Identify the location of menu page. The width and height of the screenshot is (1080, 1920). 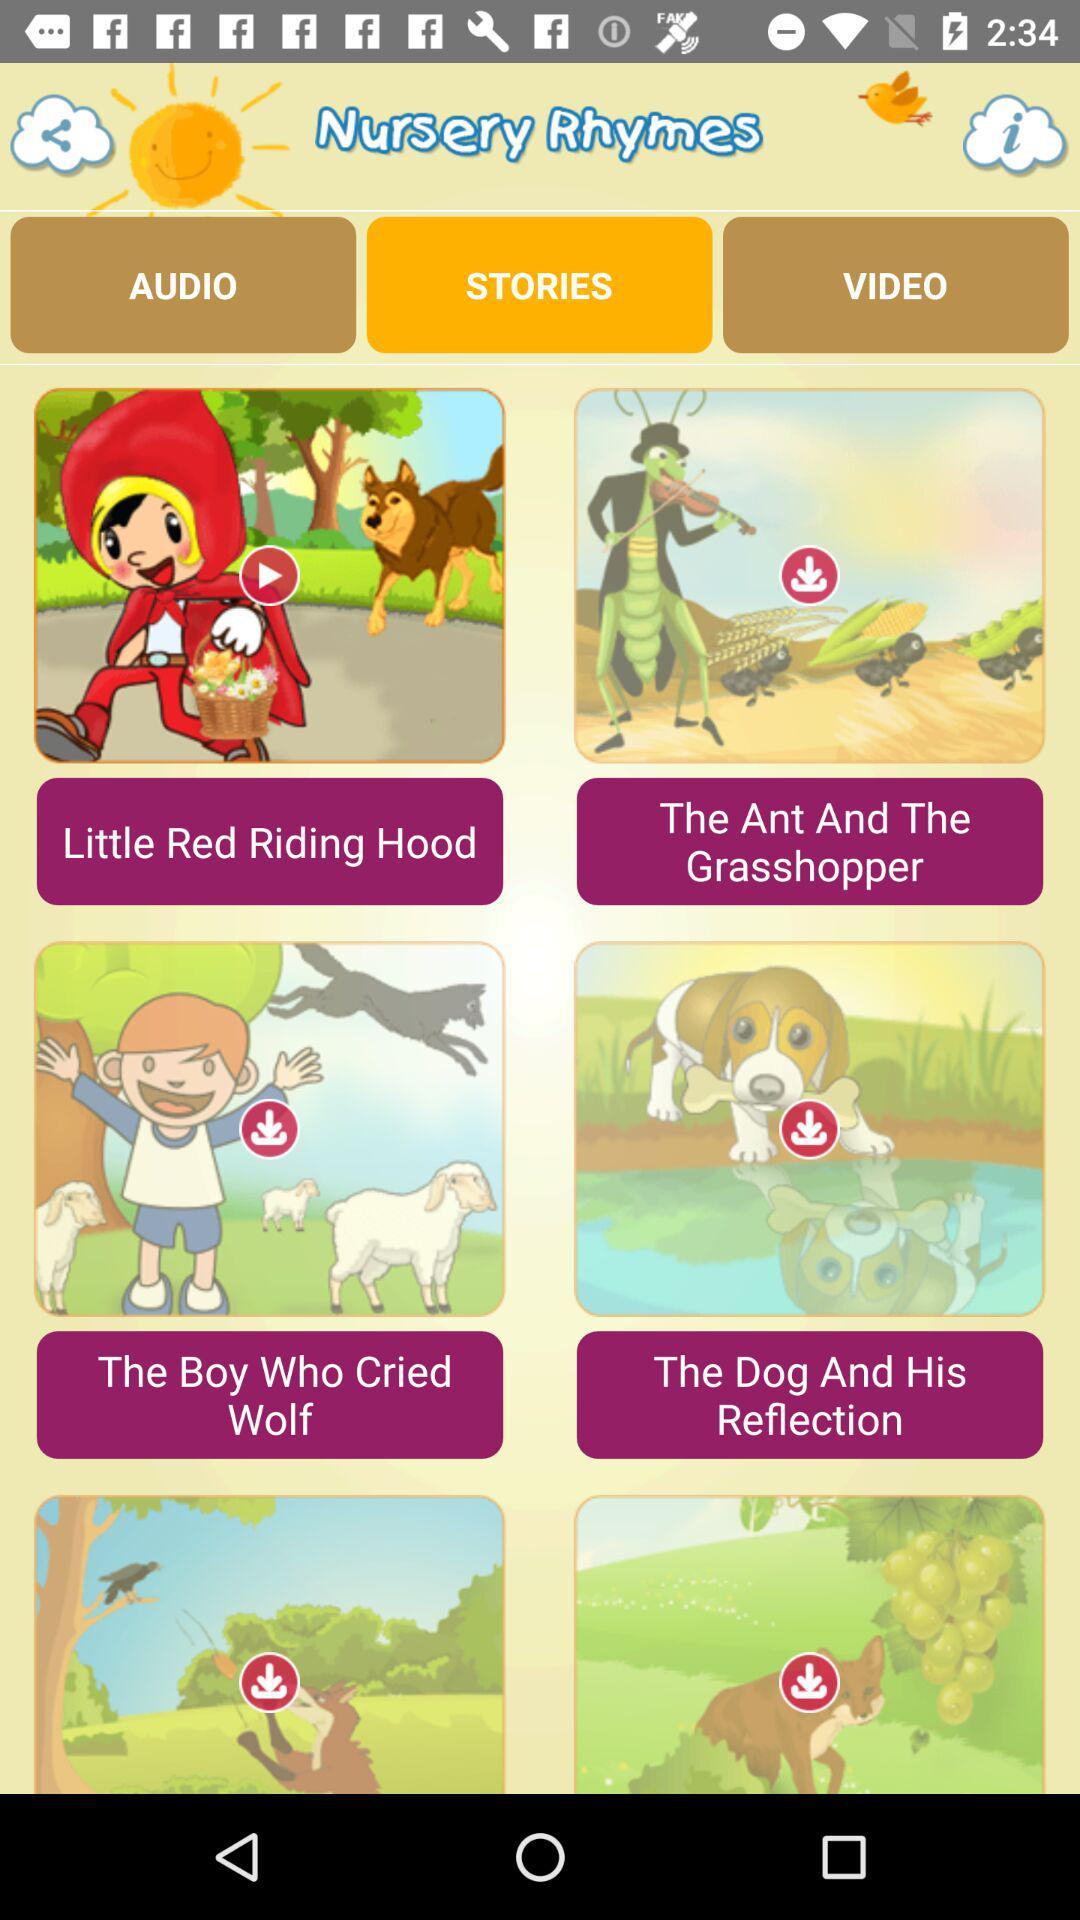
(62, 135).